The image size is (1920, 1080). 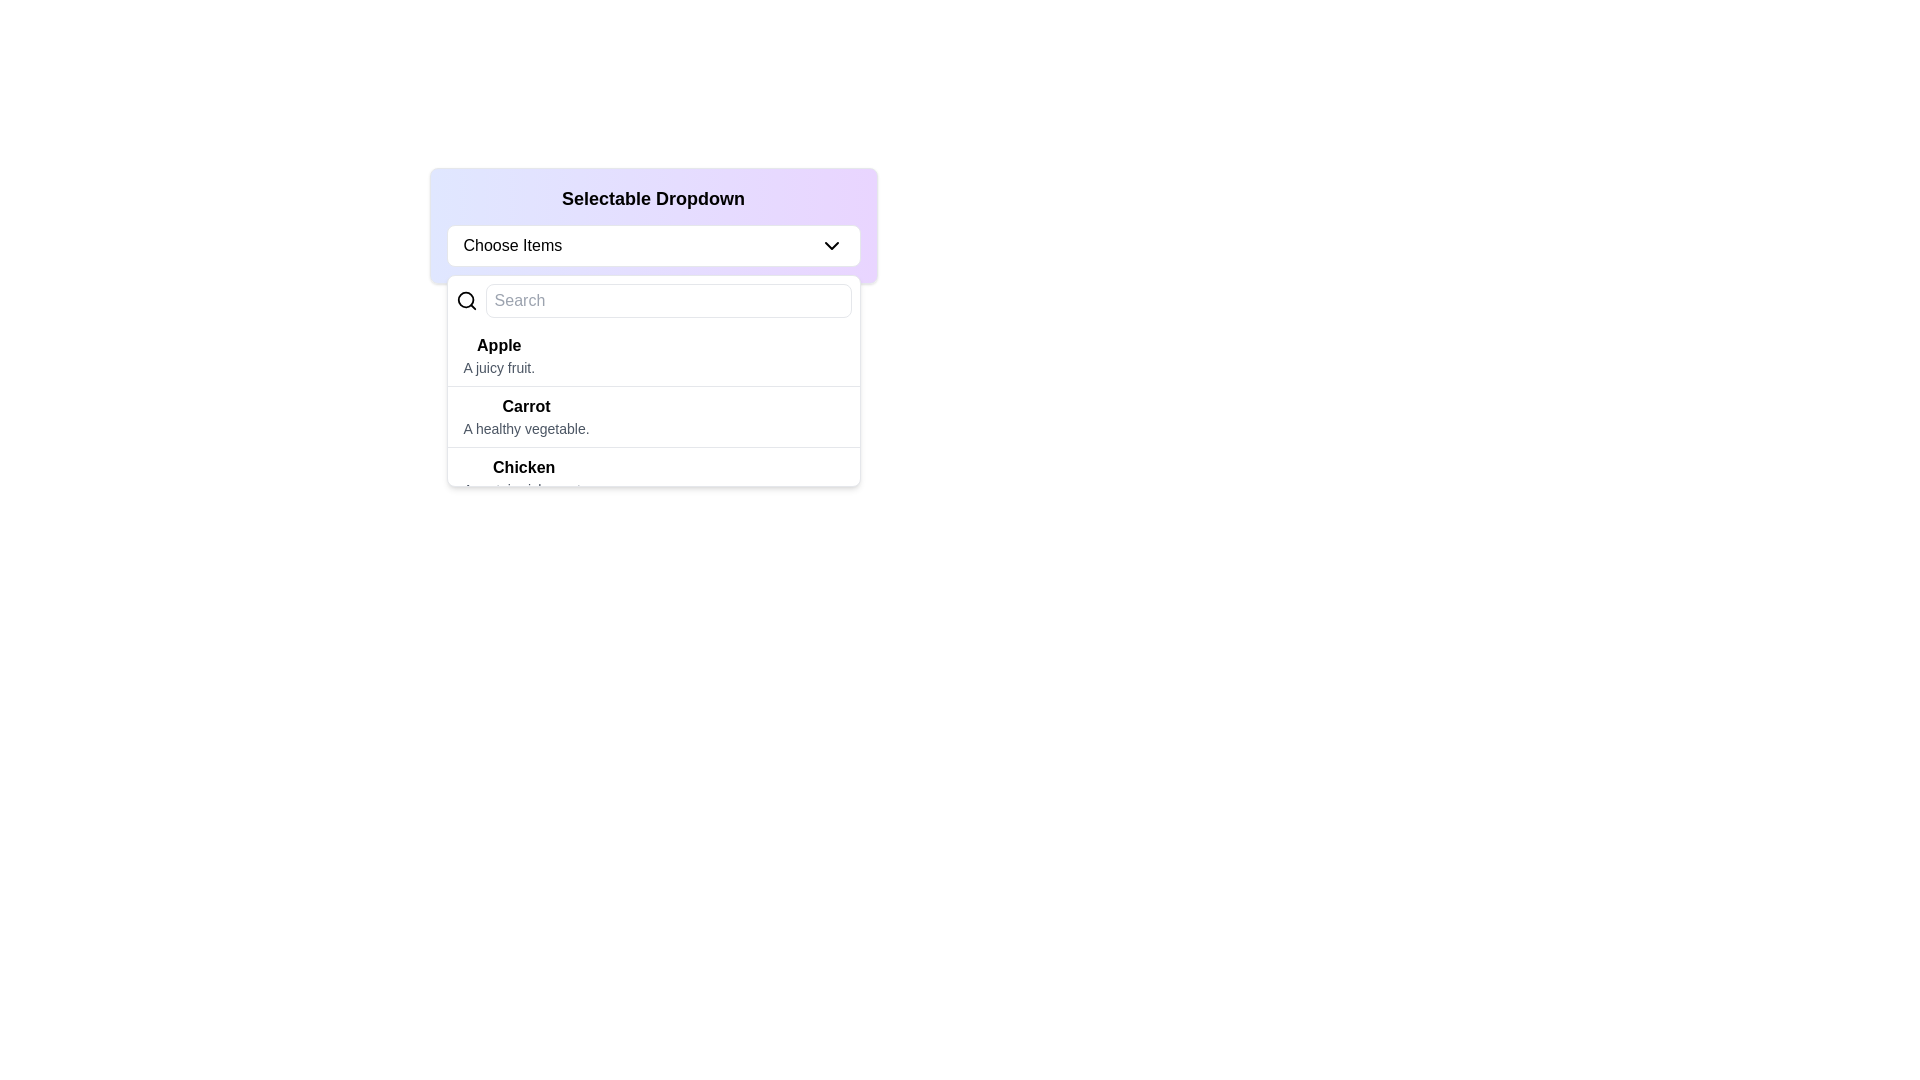 What do you see at coordinates (653, 245) in the screenshot?
I see `the Dropdown menu component located below the title 'Selectable Dropdown'` at bounding box center [653, 245].